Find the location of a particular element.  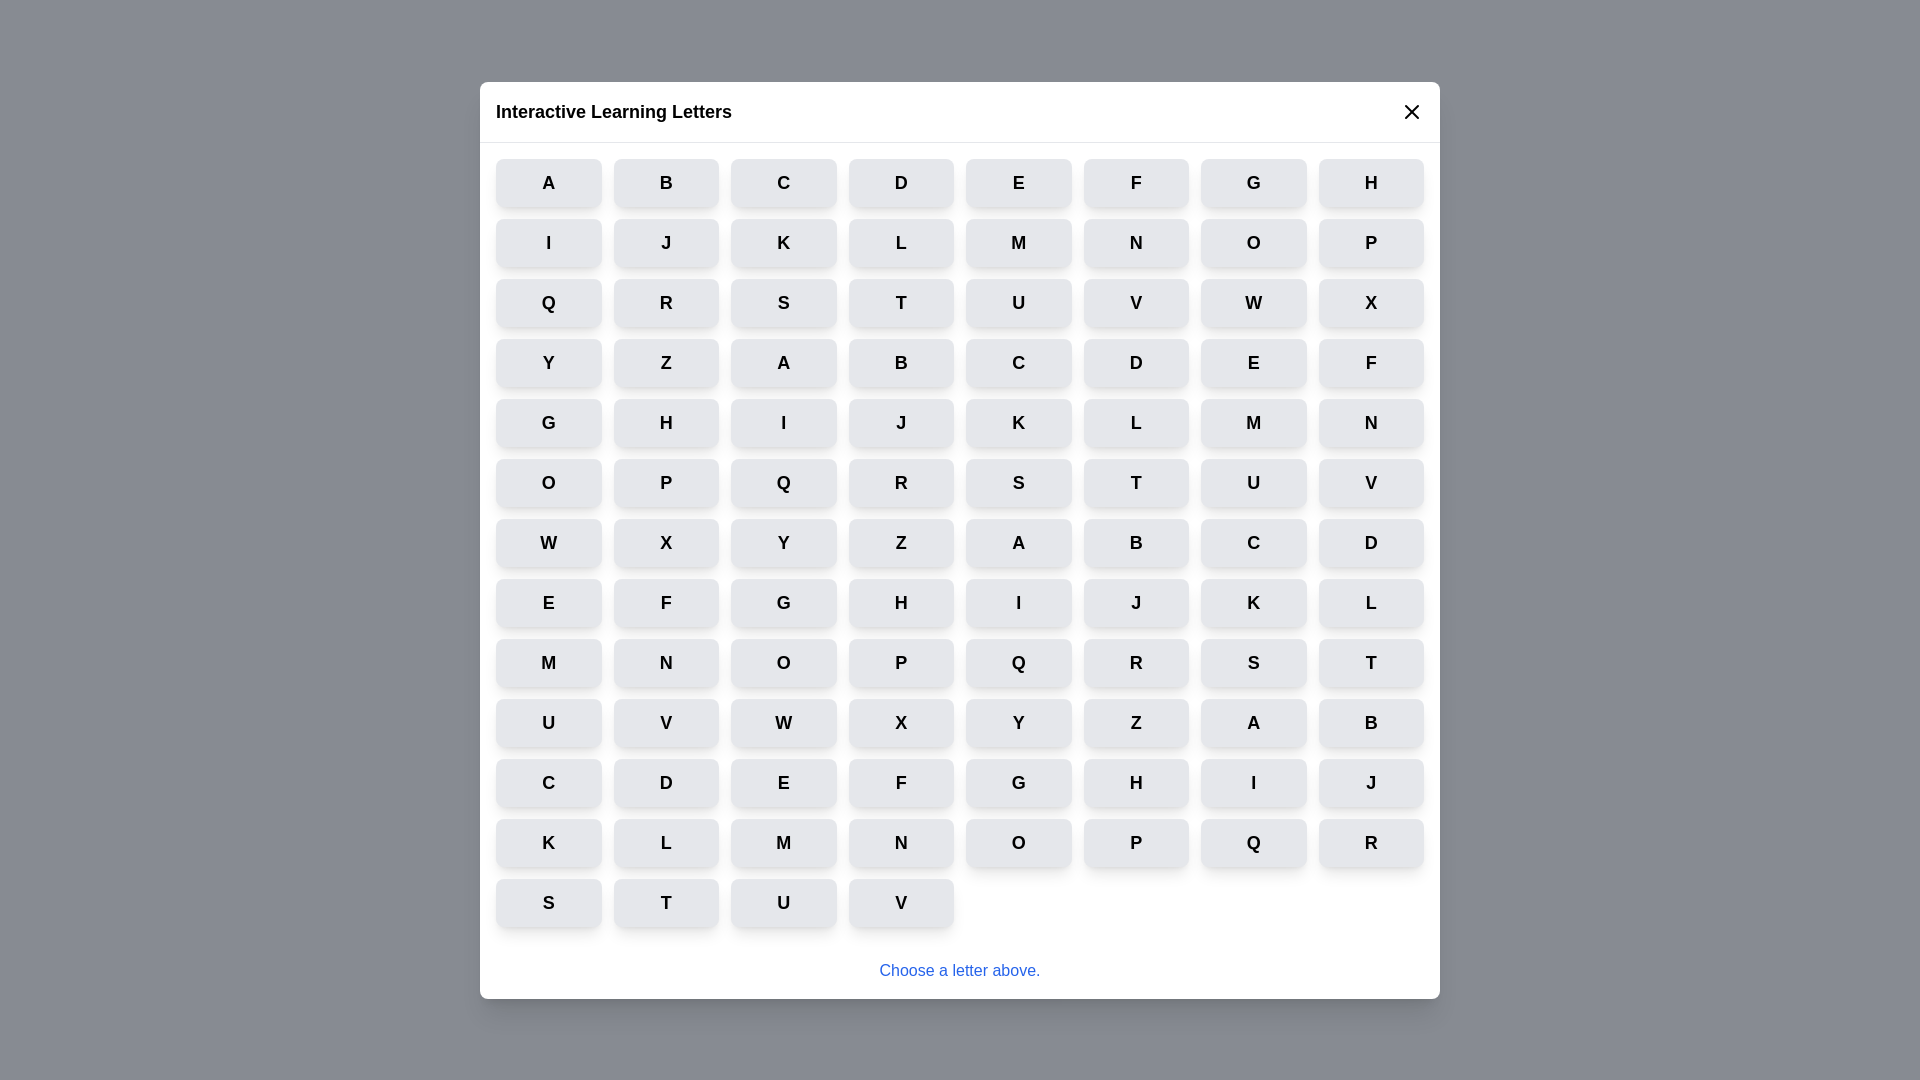

the button labeled C to select it is located at coordinates (782, 182).